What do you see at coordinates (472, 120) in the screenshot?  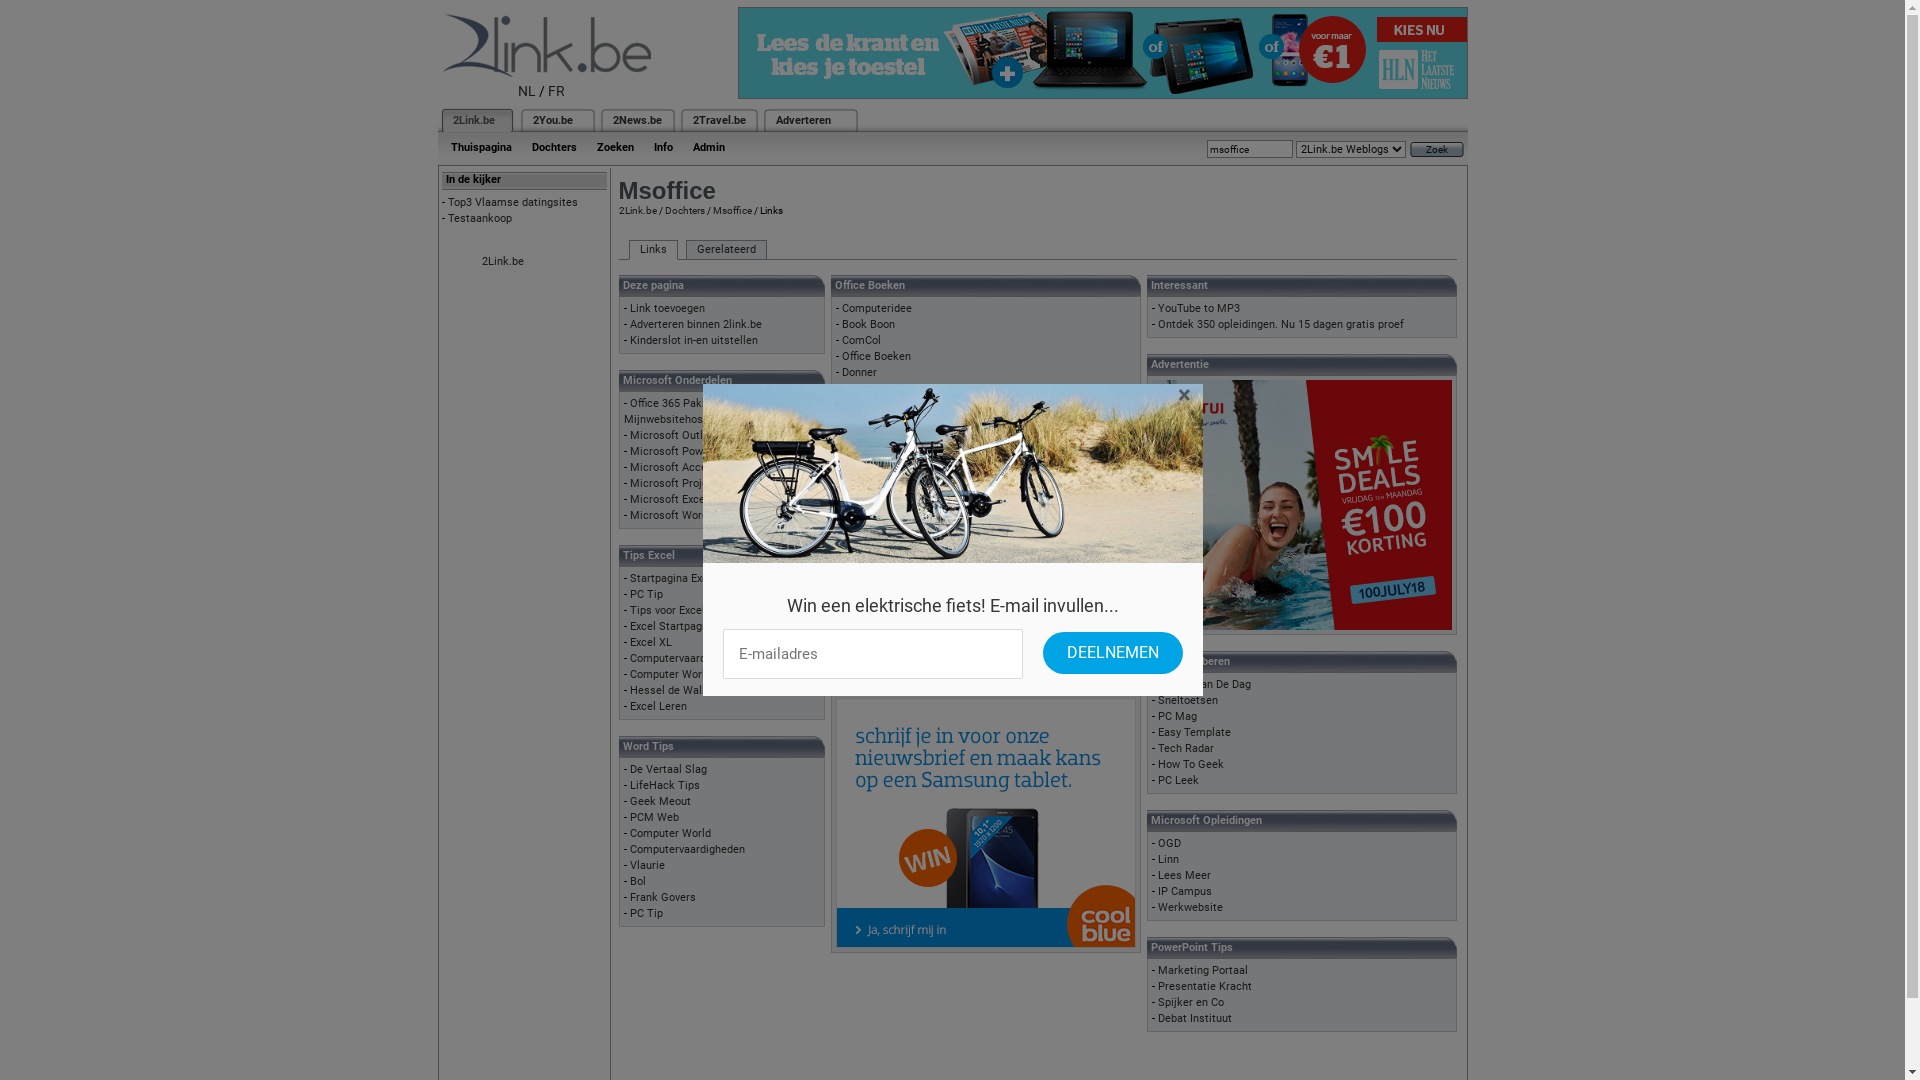 I see `'2Link.be'` at bounding box center [472, 120].